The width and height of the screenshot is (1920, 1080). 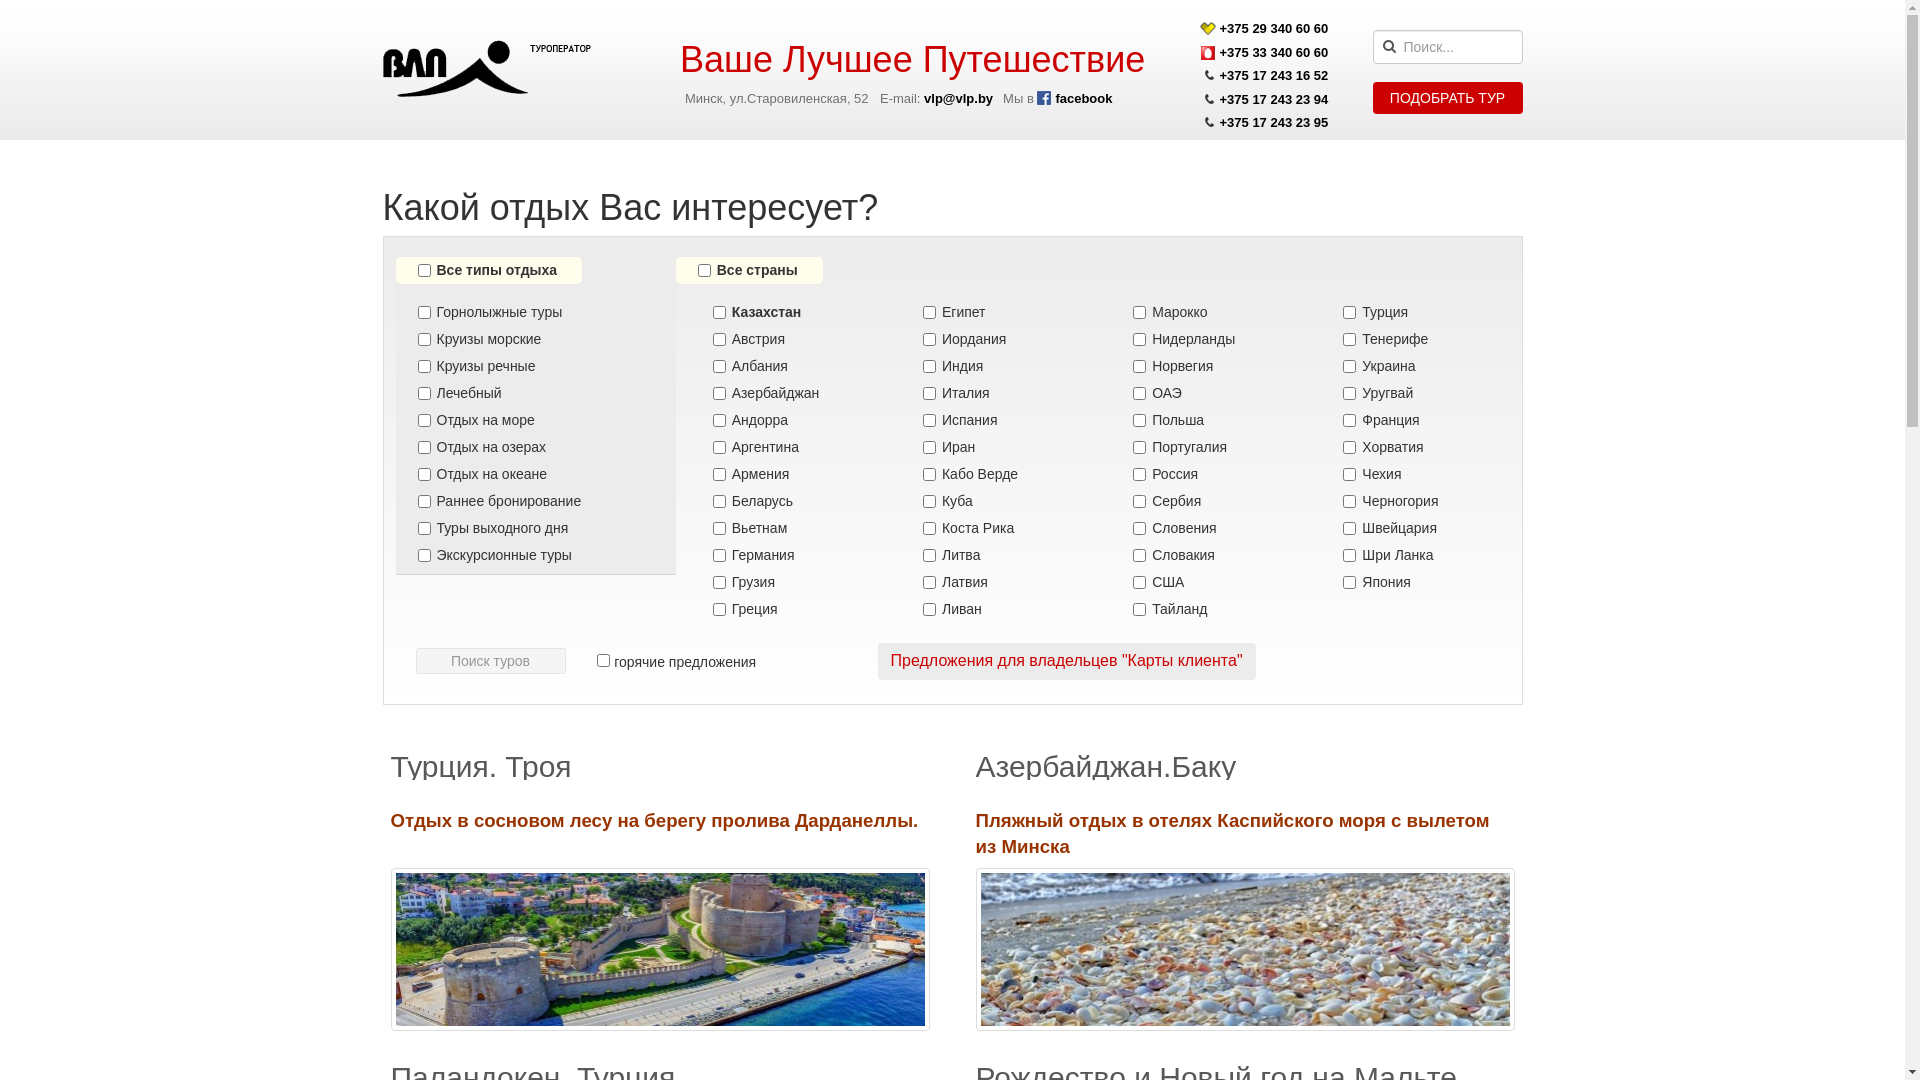 What do you see at coordinates (1218, 74) in the screenshot?
I see `'+375 17 243 16 52'` at bounding box center [1218, 74].